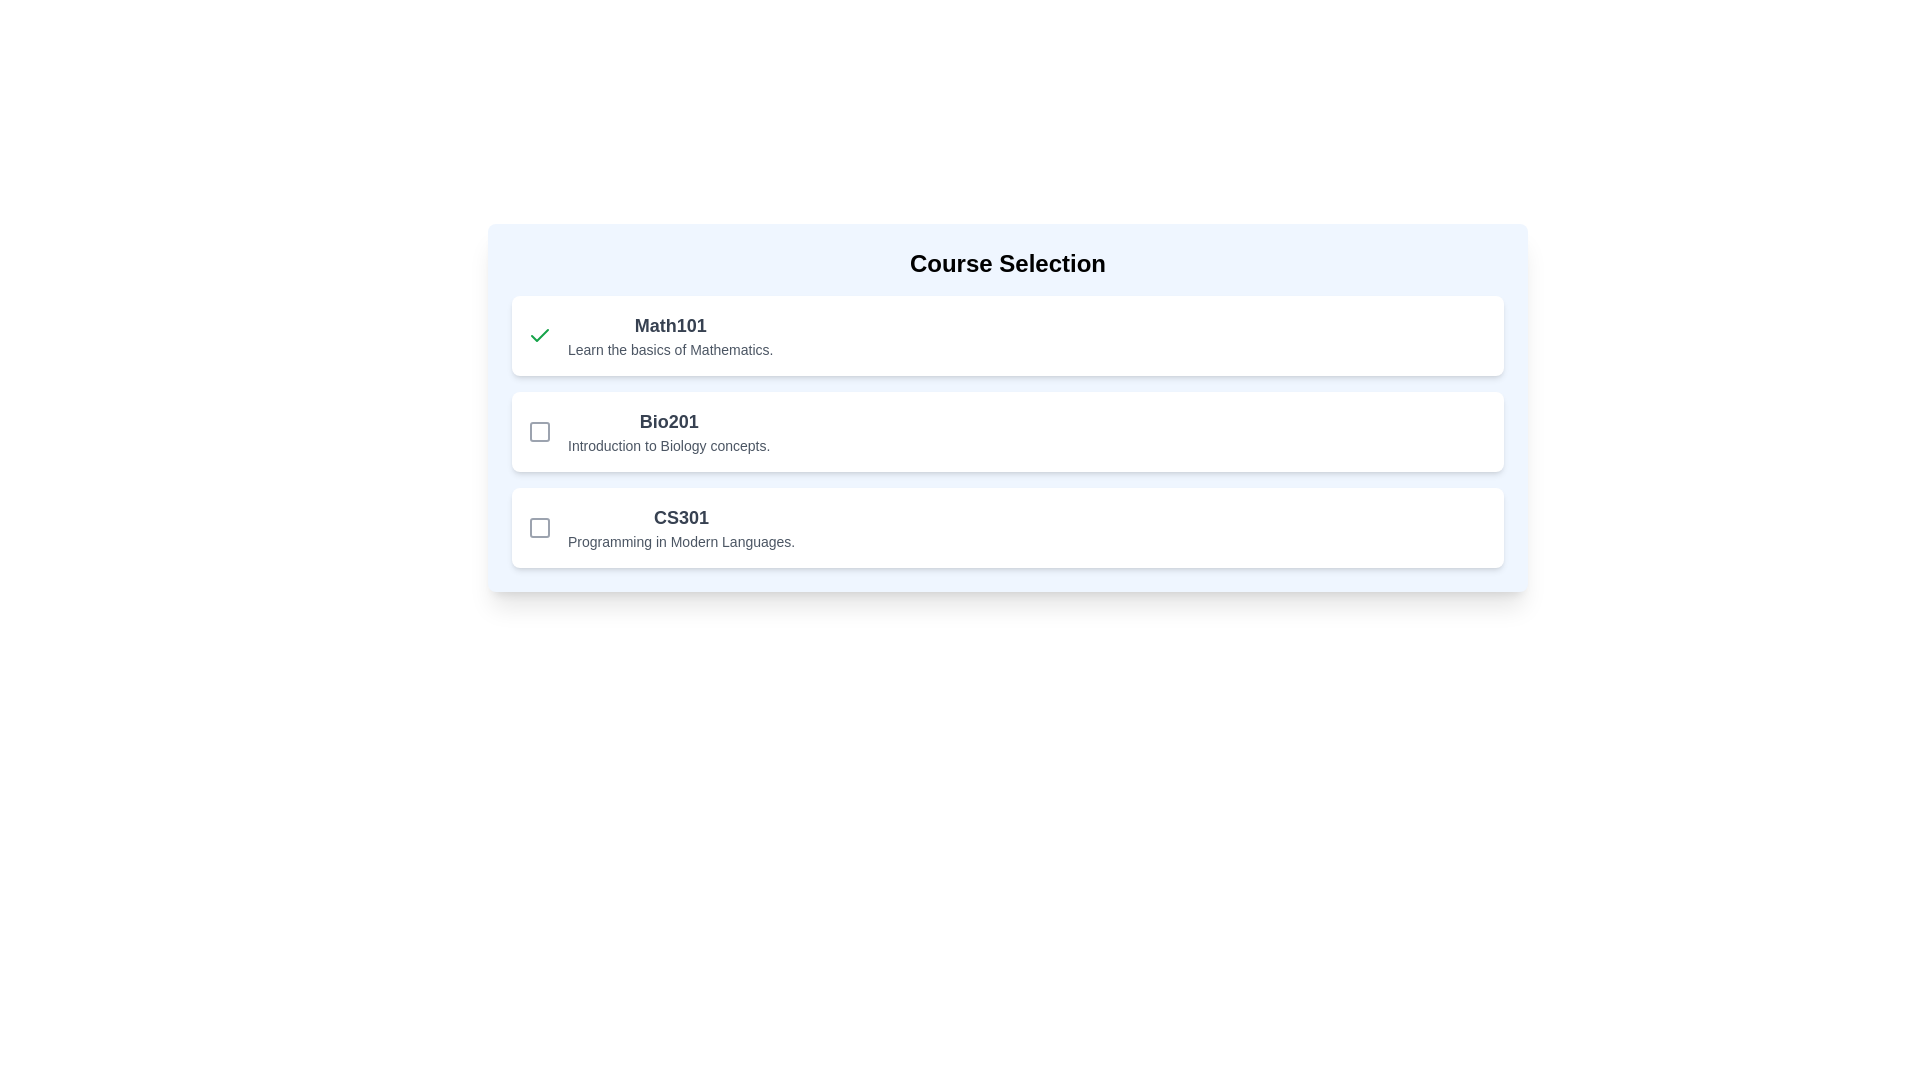 This screenshot has height=1080, width=1920. Describe the element at coordinates (539, 527) in the screenshot. I see `the empty square checkbox icon located to the left of the text 'CS301 Programming in Modern Languages.'` at that location.